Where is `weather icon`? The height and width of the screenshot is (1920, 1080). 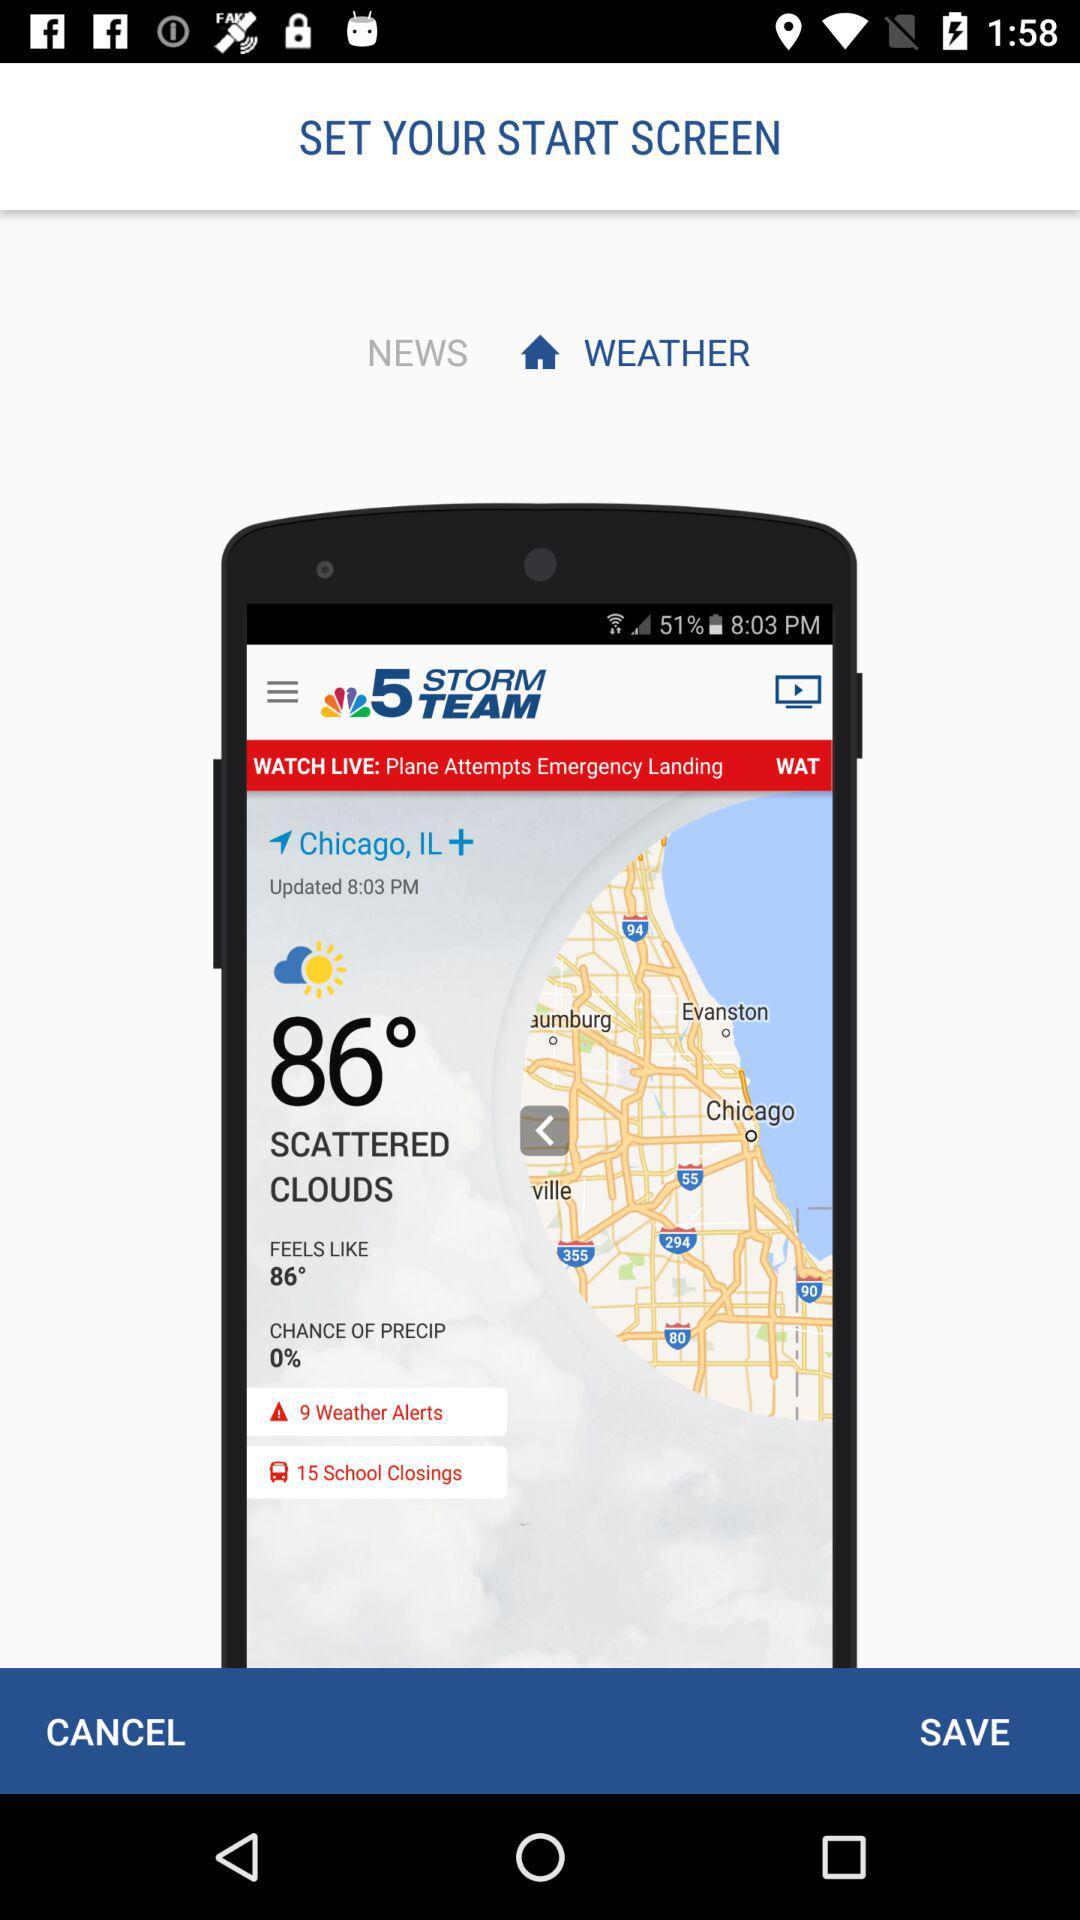
weather icon is located at coordinates (661, 351).